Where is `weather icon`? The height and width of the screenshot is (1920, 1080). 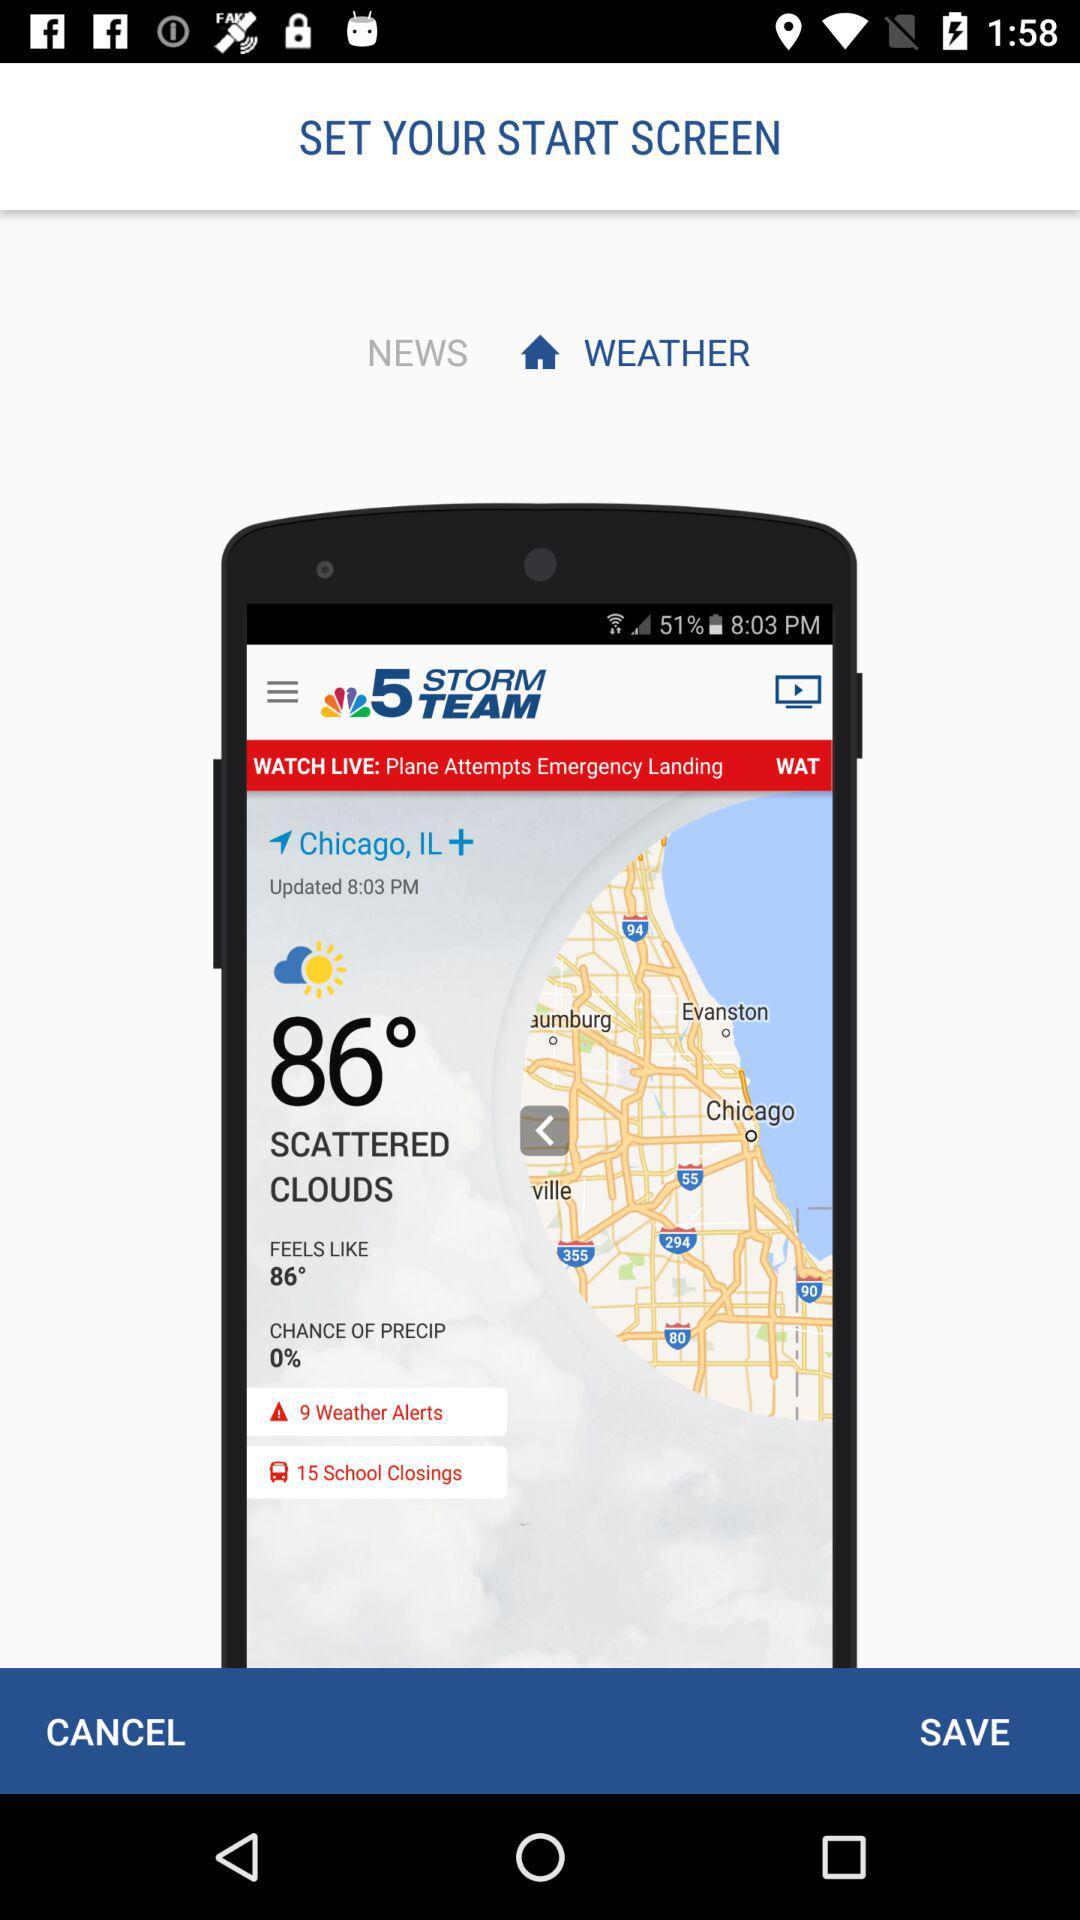
weather icon is located at coordinates (661, 351).